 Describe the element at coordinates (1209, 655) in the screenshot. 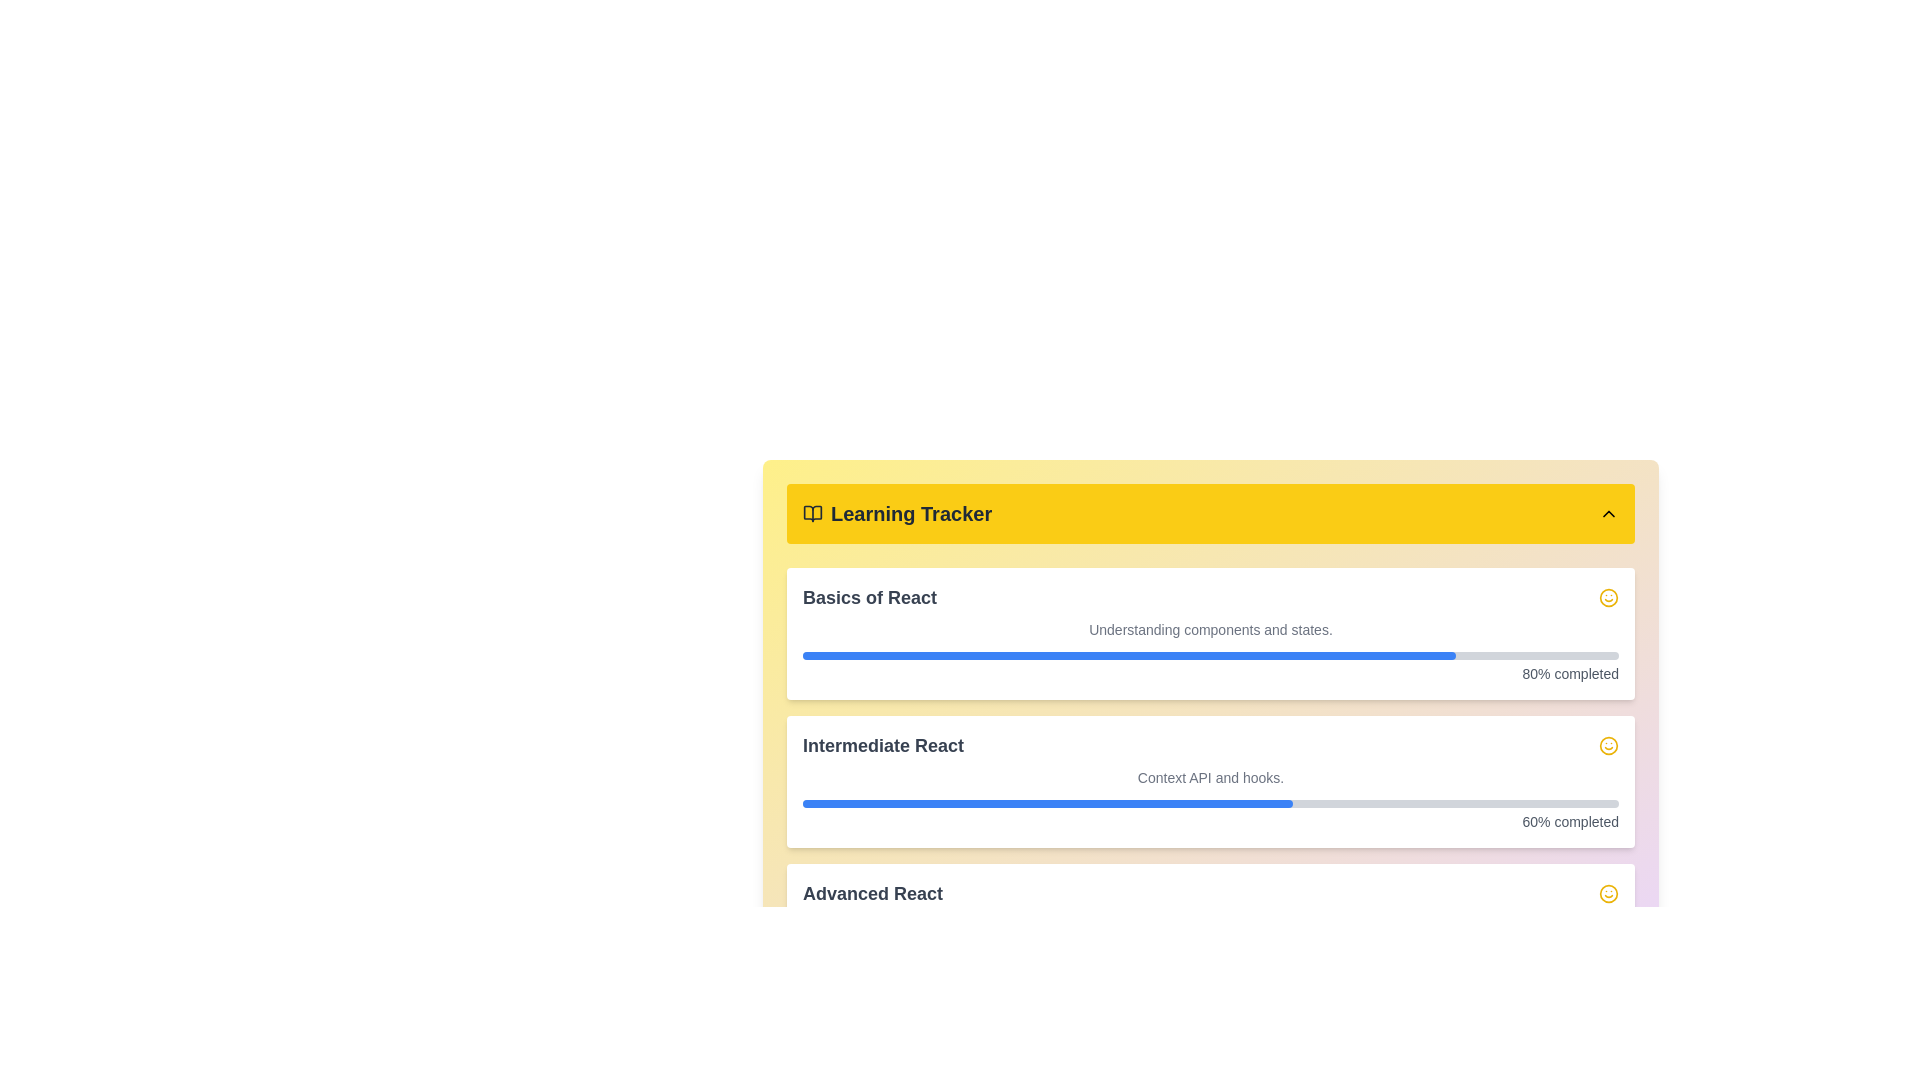

I see `the progress indication on the horizontal progress bar with a grey background and blue fill, located below the 'Understanding components and states.' text in the 'Basics of React' card in the Learning Tracker section` at that location.